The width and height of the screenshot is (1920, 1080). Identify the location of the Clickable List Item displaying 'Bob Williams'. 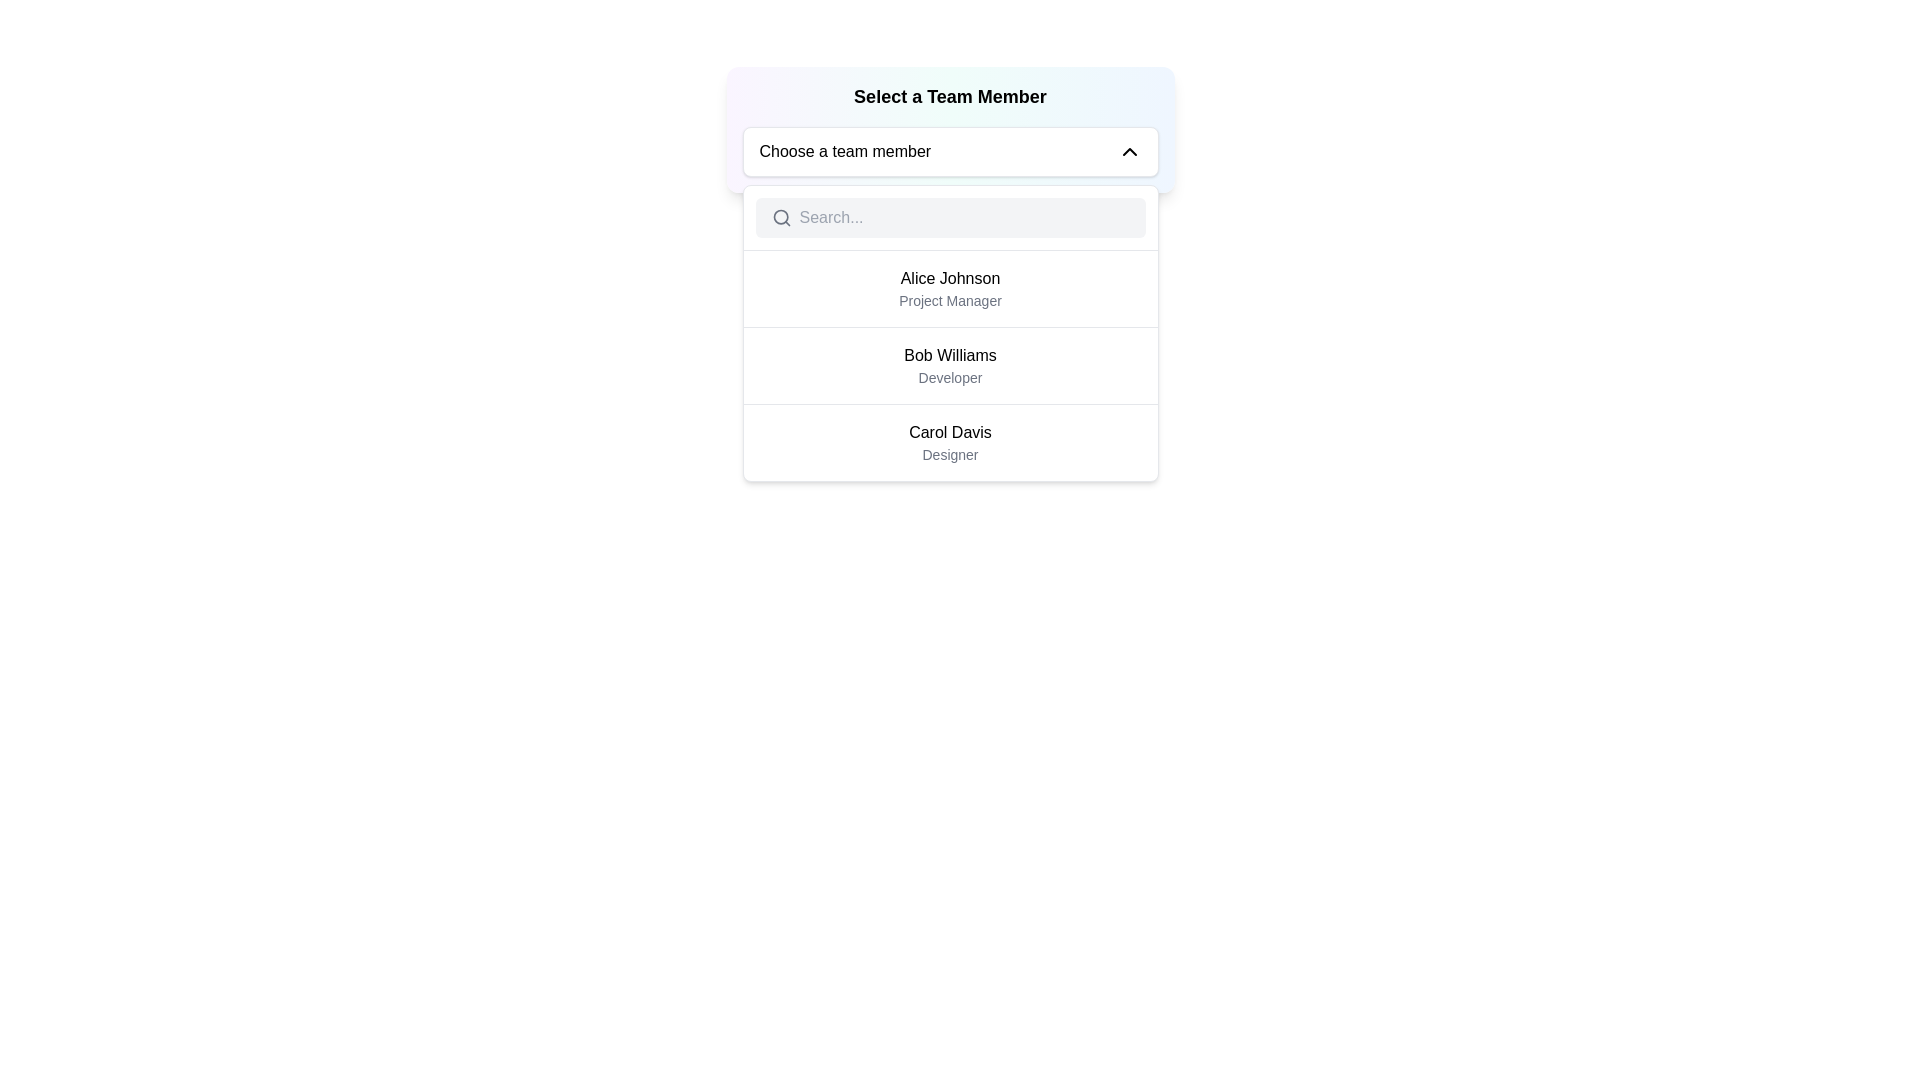
(949, 366).